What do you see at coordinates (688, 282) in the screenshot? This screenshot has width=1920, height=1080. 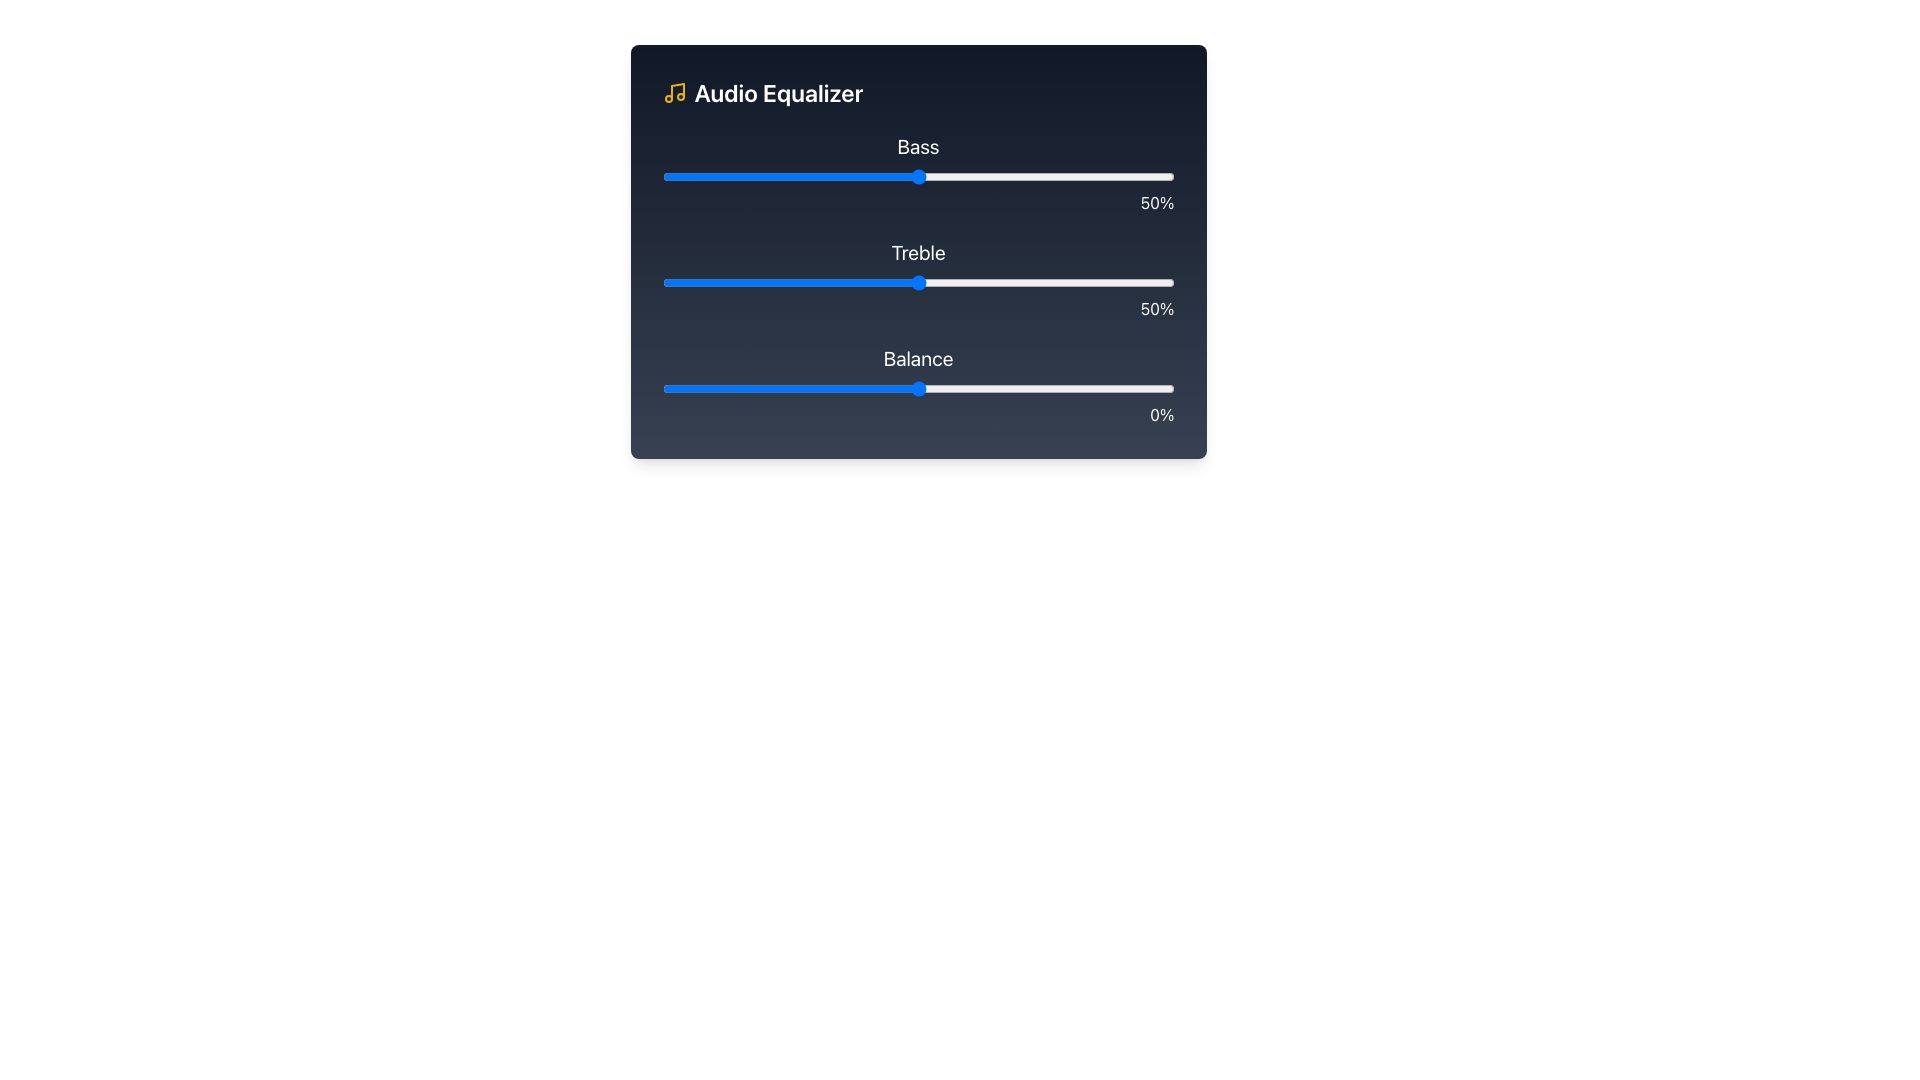 I see `the treble level` at bounding box center [688, 282].